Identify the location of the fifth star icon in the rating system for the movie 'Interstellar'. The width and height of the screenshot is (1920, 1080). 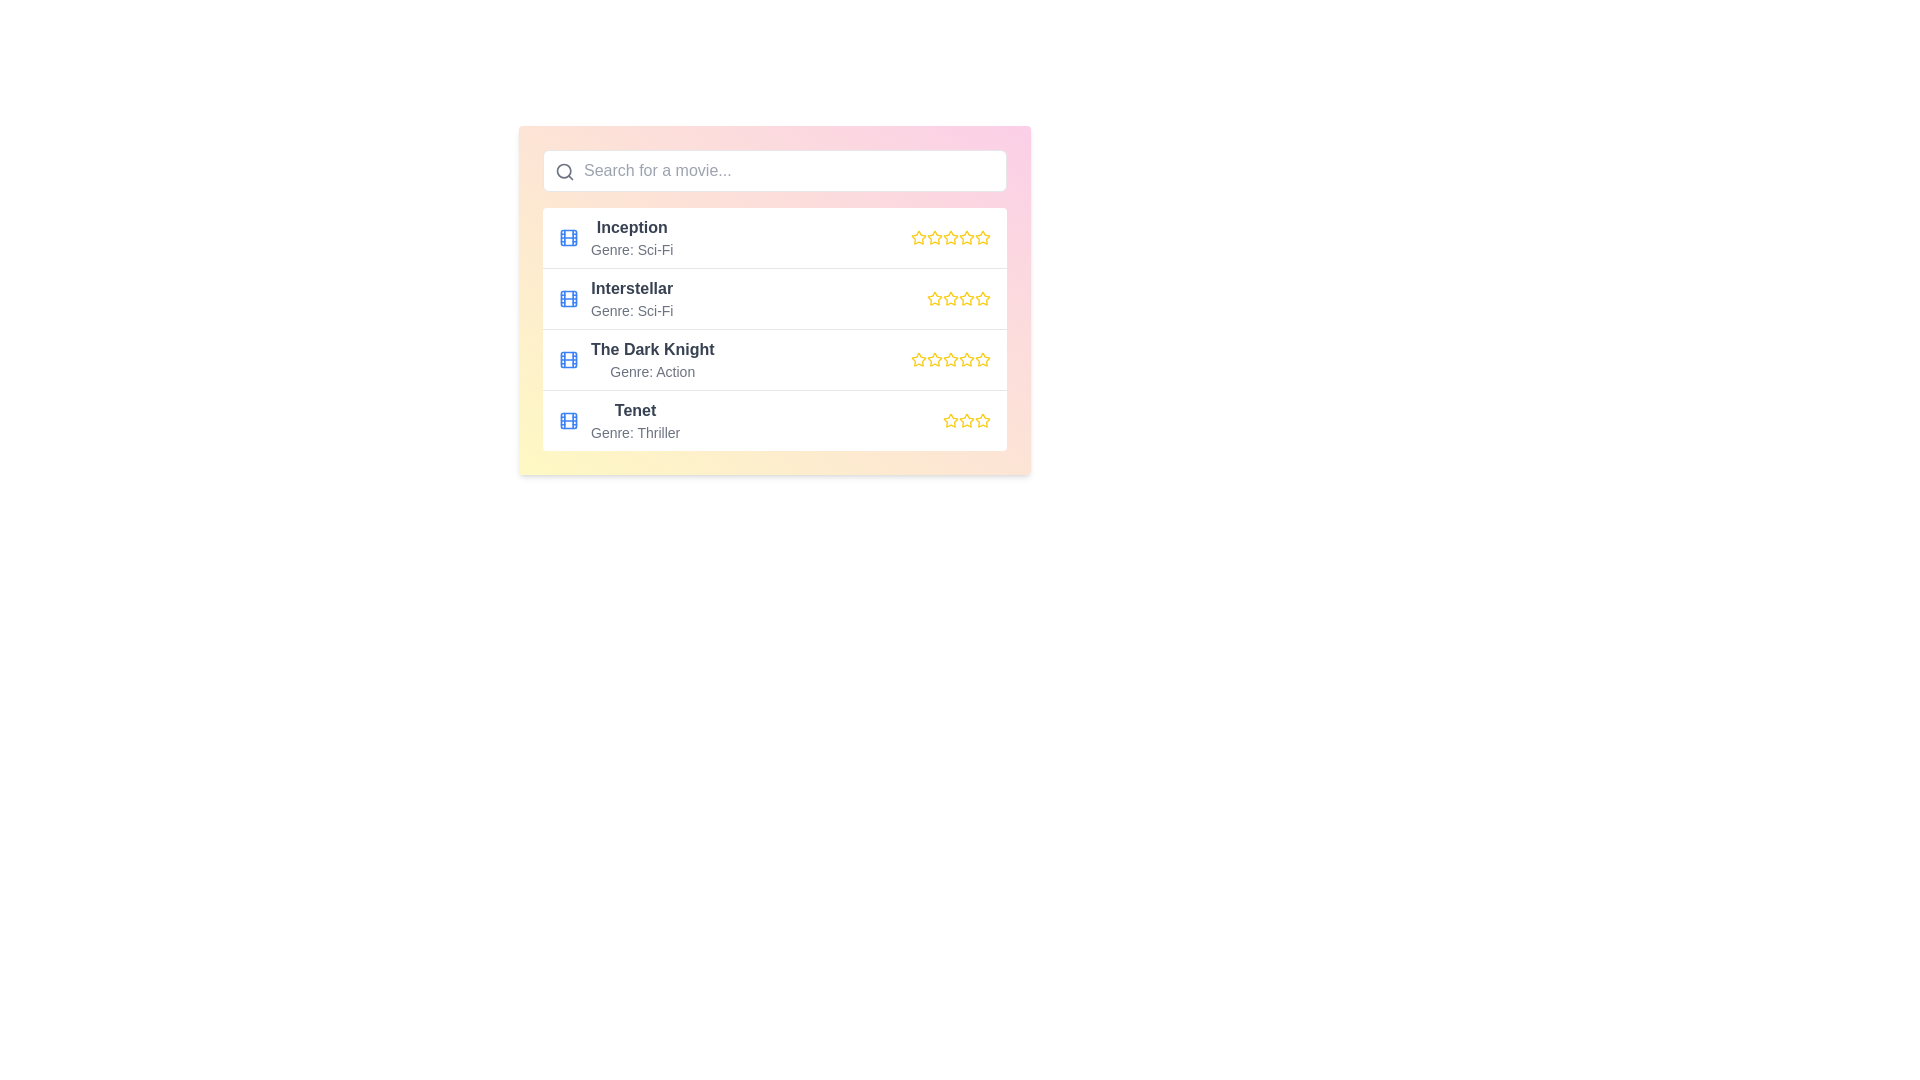
(966, 299).